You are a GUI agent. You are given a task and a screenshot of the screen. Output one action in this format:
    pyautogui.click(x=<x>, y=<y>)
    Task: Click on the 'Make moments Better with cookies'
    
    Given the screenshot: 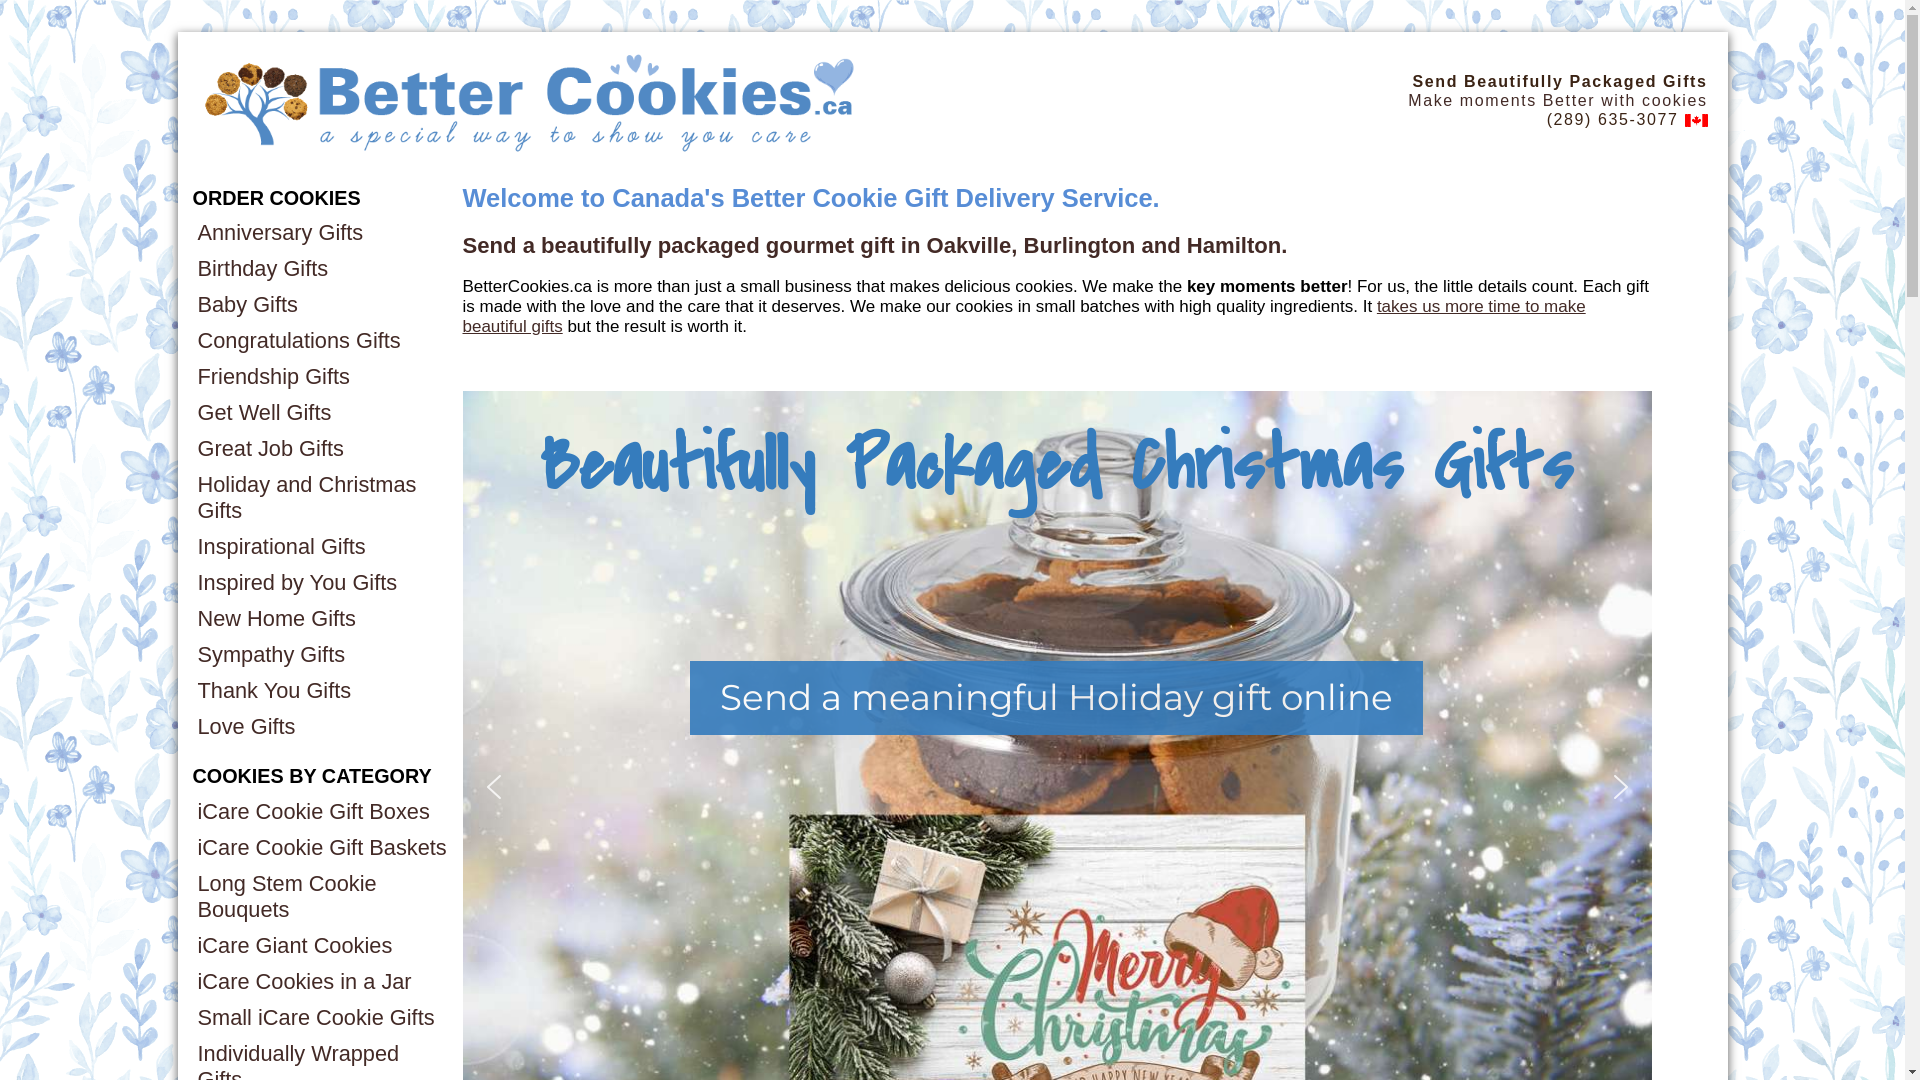 What is the action you would take?
    pyautogui.click(x=1556, y=100)
    